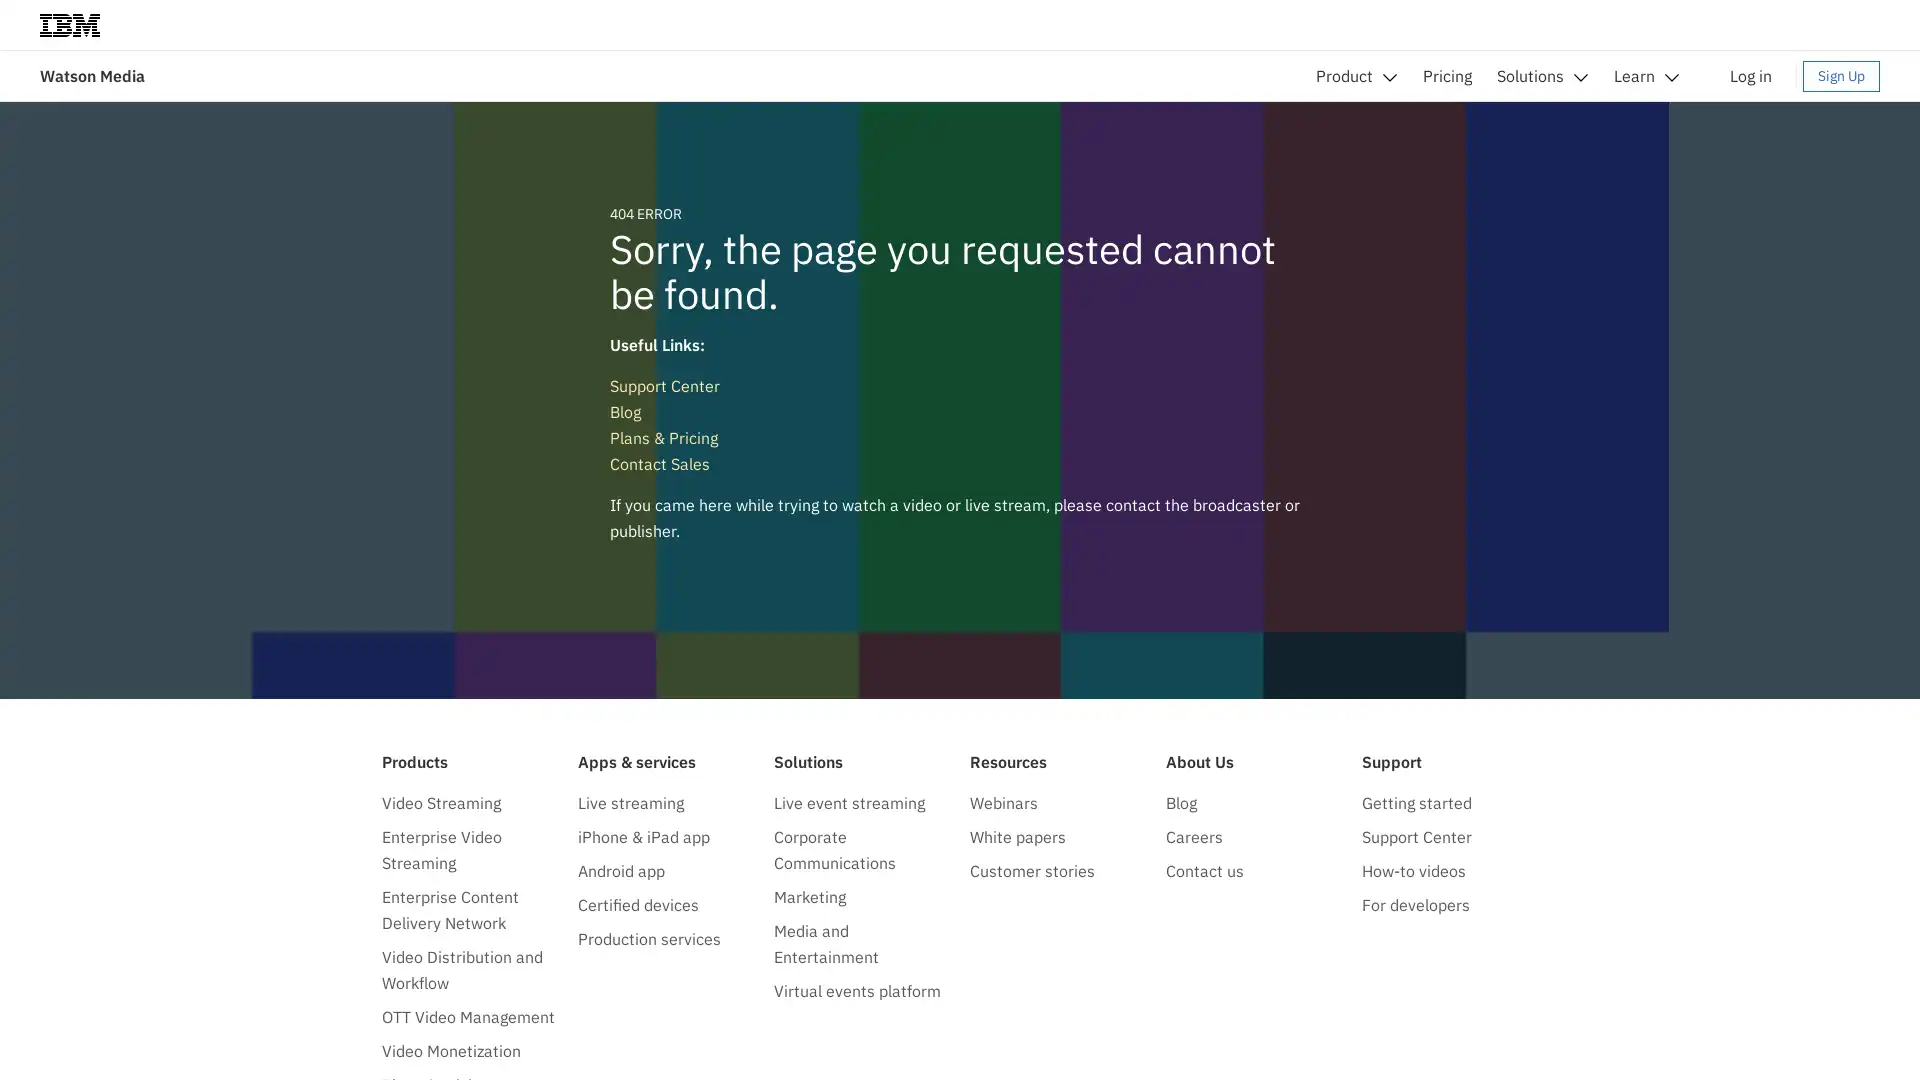 This screenshot has height=1080, width=1920. Describe the element at coordinates (1758, 1014) in the screenshot. I see `Do not sell my personal information` at that location.